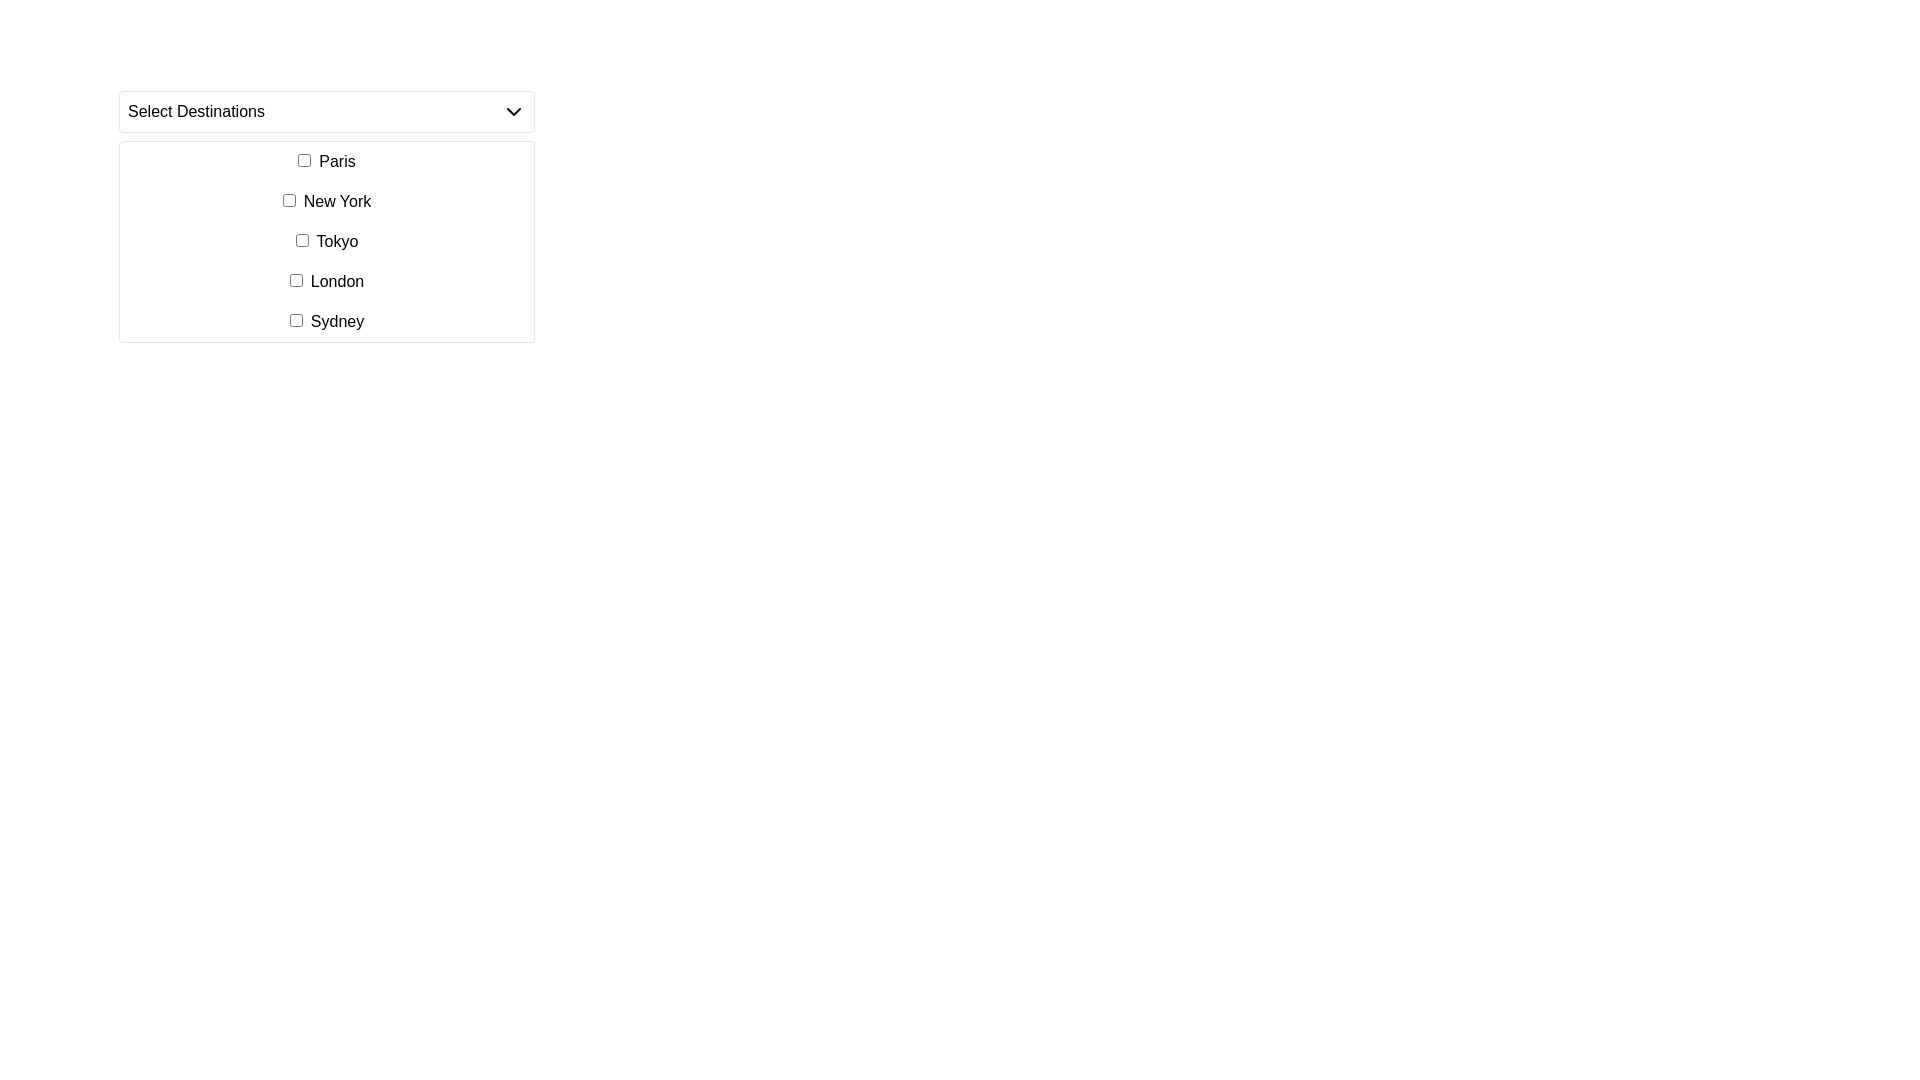  I want to click on the unselected checkbox for 'Tokyo', which is the third option in the 'Select Destinations' list, so click(301, 239).